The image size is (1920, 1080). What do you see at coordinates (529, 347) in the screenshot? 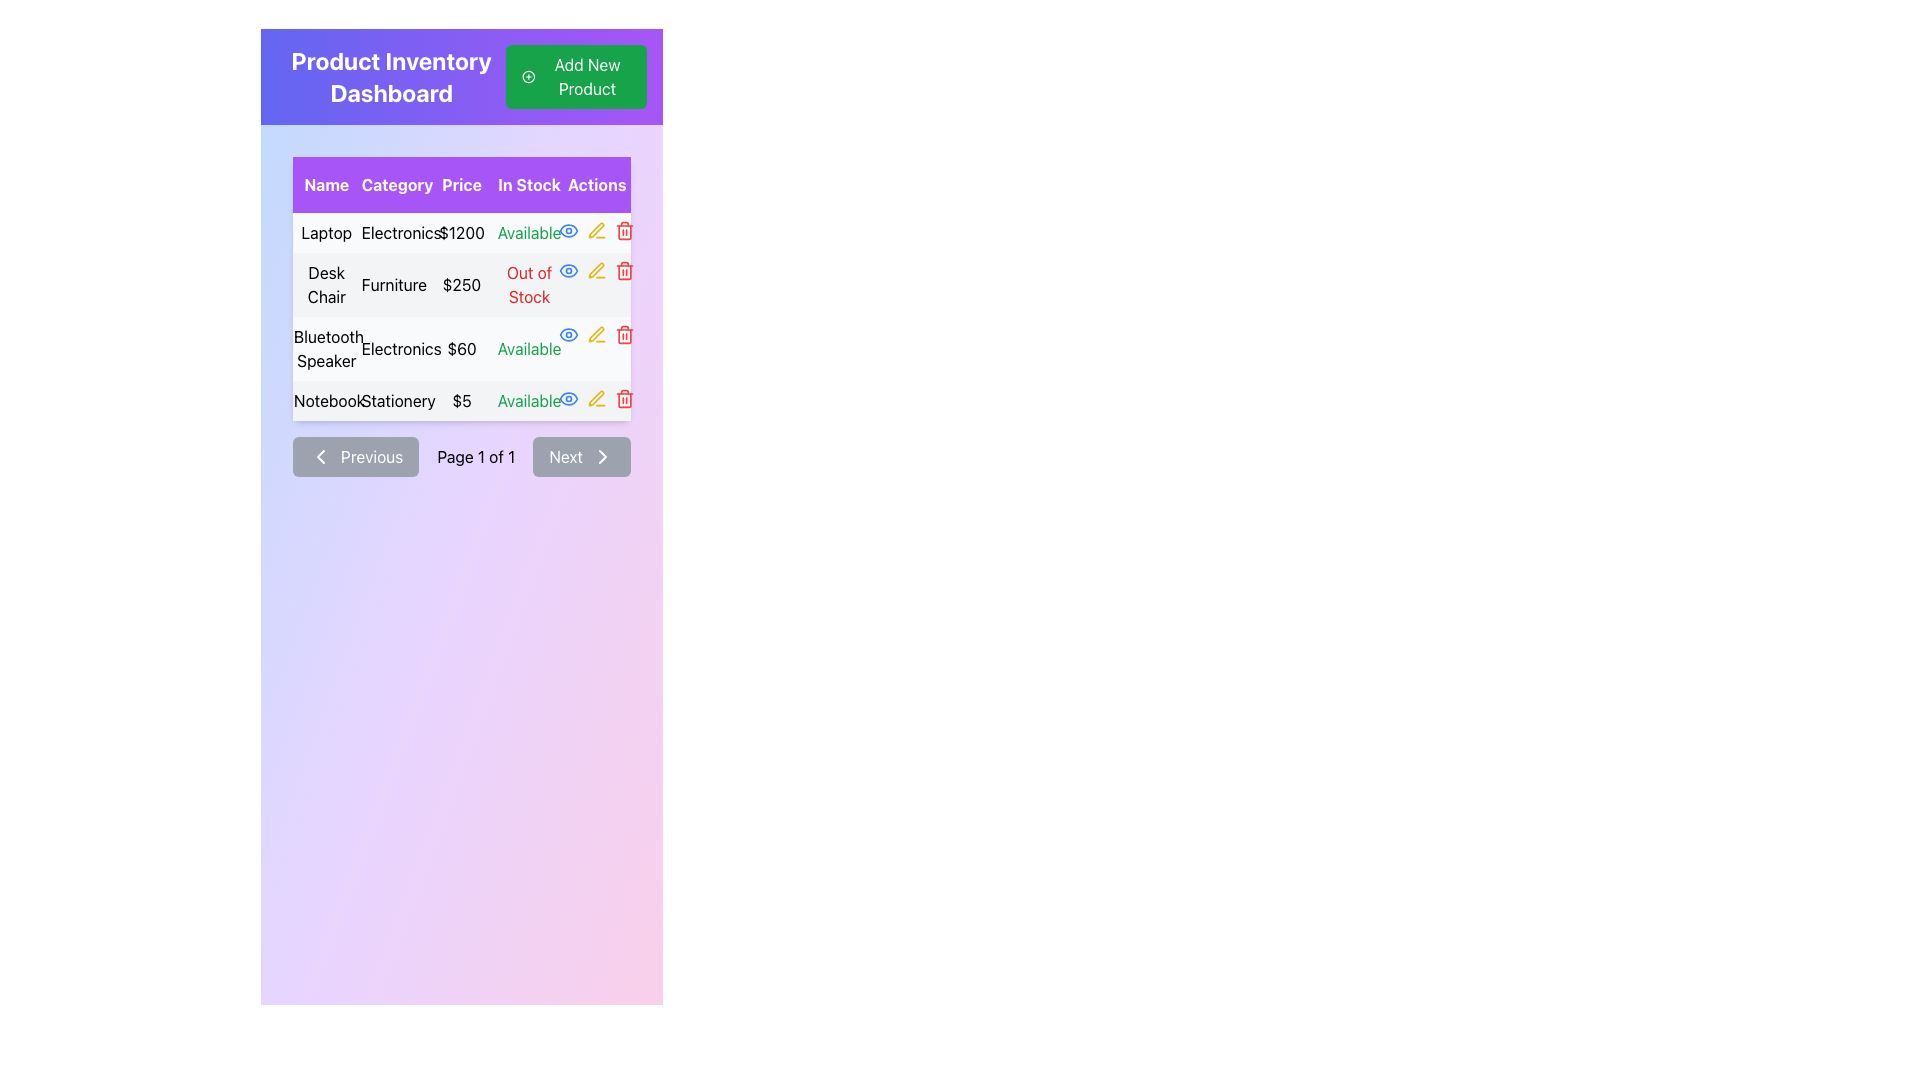
I see `the text label indicating the stock status of the 'Bluetooth Speaker', which is located in the fourth column of the third row of a product table` at bounding box center [529, 347].